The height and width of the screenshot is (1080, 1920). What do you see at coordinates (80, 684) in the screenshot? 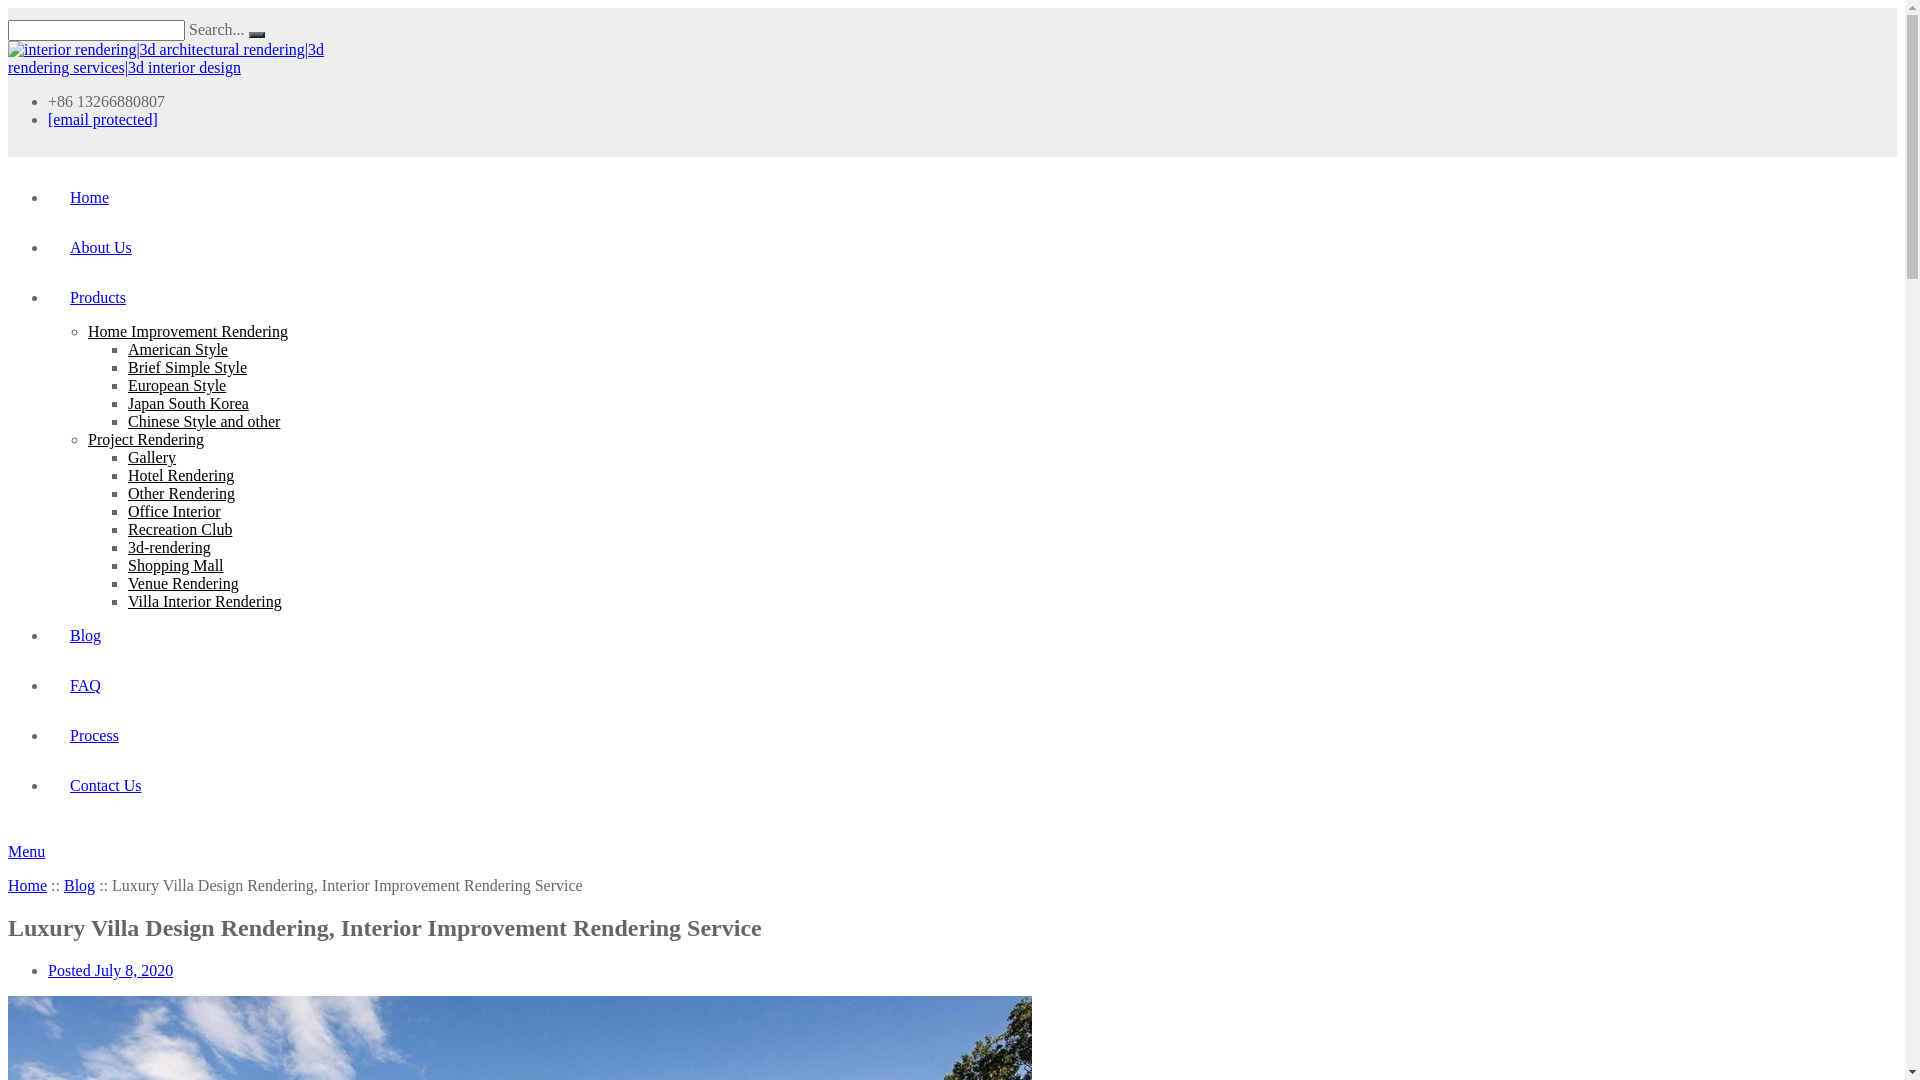
I see `'FAQ'` at bounding box center [80, 684].